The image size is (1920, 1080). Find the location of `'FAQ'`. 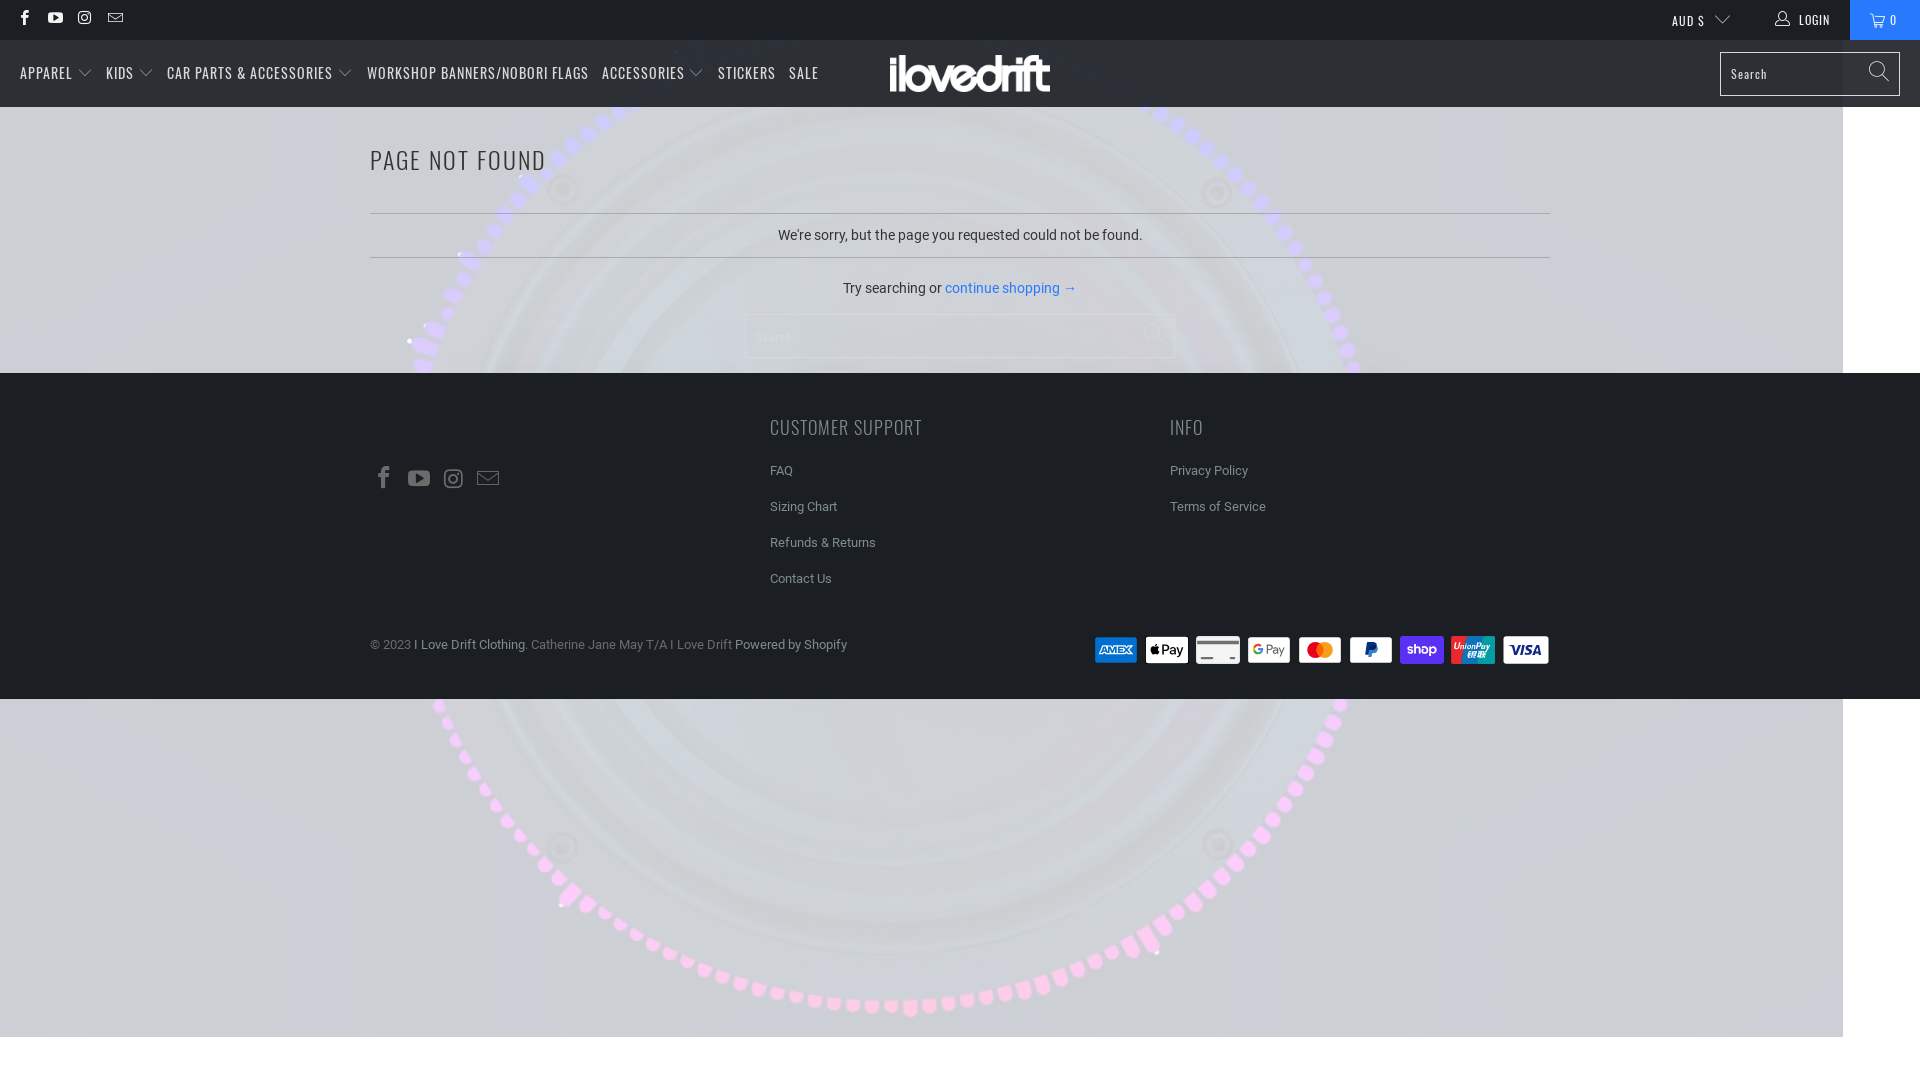

'FAQ' is located at coordinates (780, 470).